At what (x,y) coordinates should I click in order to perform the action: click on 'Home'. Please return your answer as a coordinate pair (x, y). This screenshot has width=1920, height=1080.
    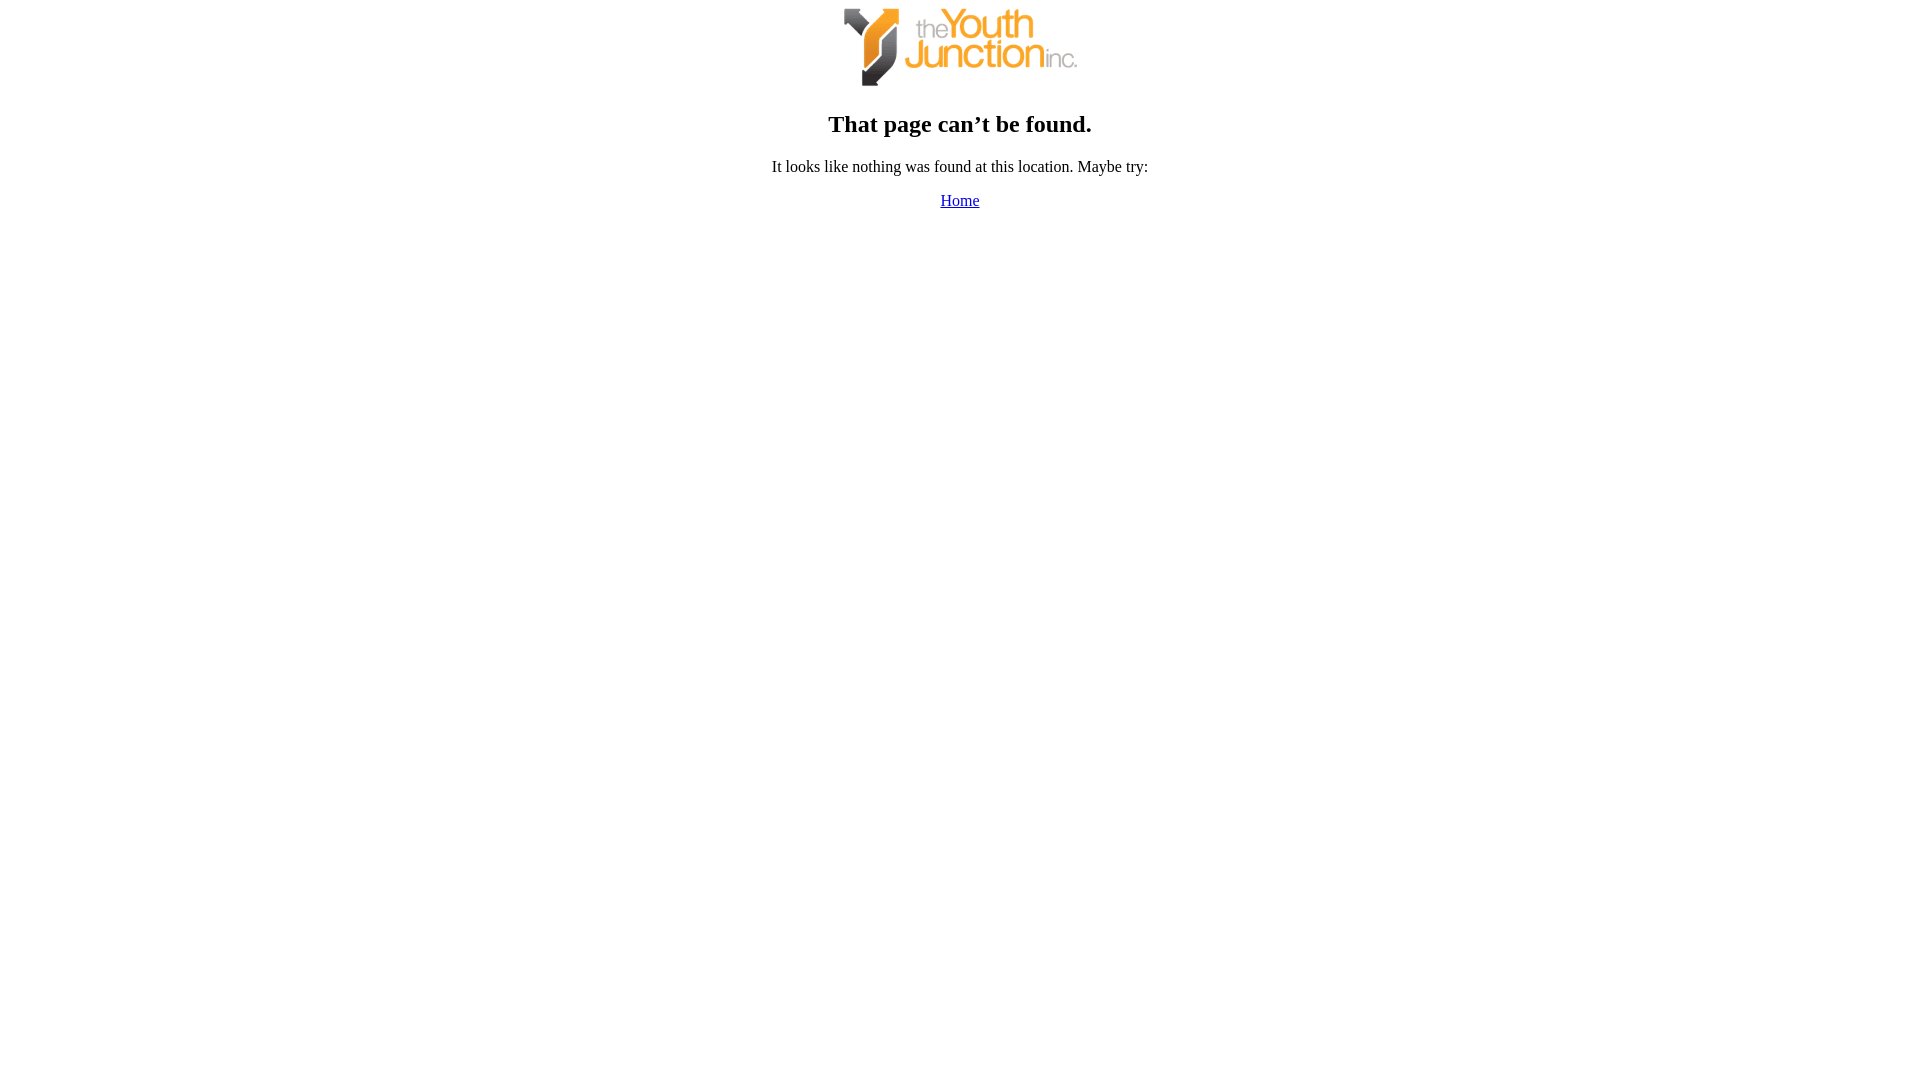
    Looking at the image, I should click on (958, 200).